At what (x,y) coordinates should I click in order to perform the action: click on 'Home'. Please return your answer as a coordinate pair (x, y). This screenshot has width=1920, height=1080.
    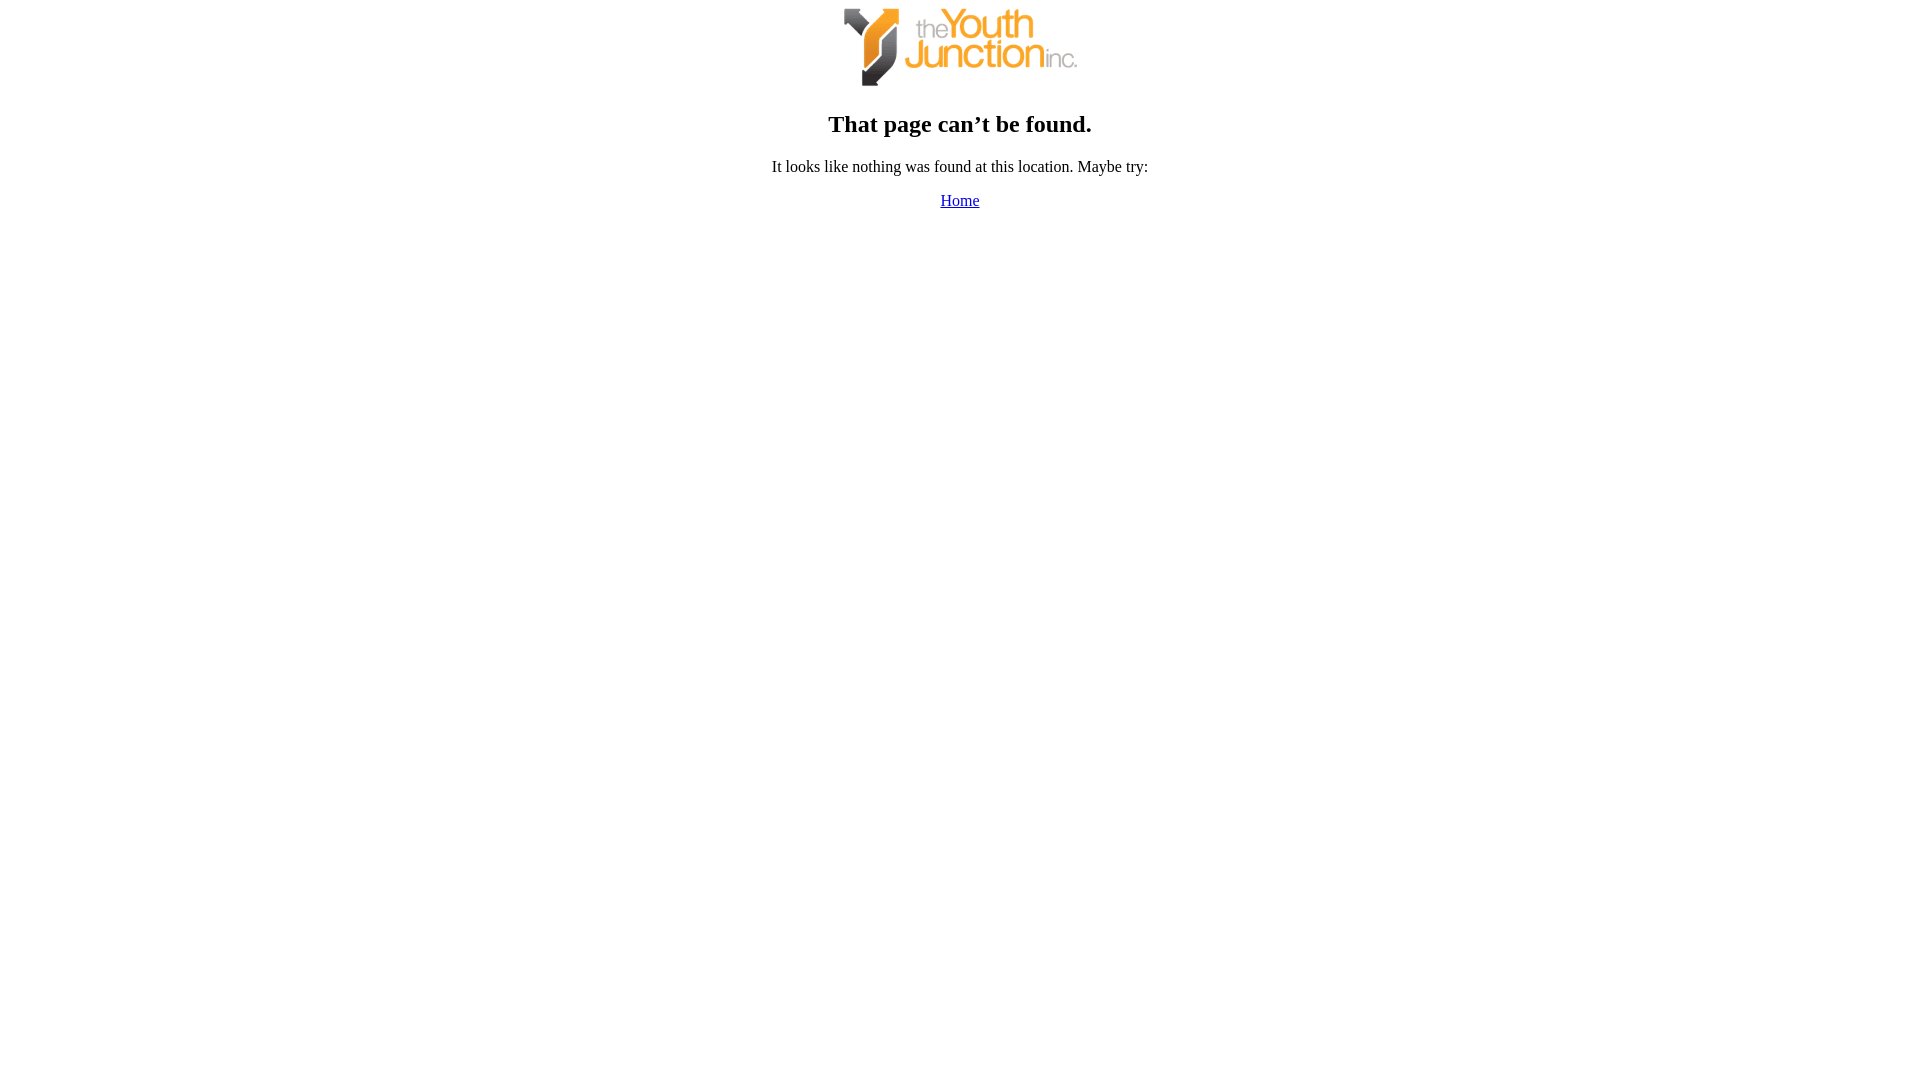
    Looking at the image, I should click on (958, 200).